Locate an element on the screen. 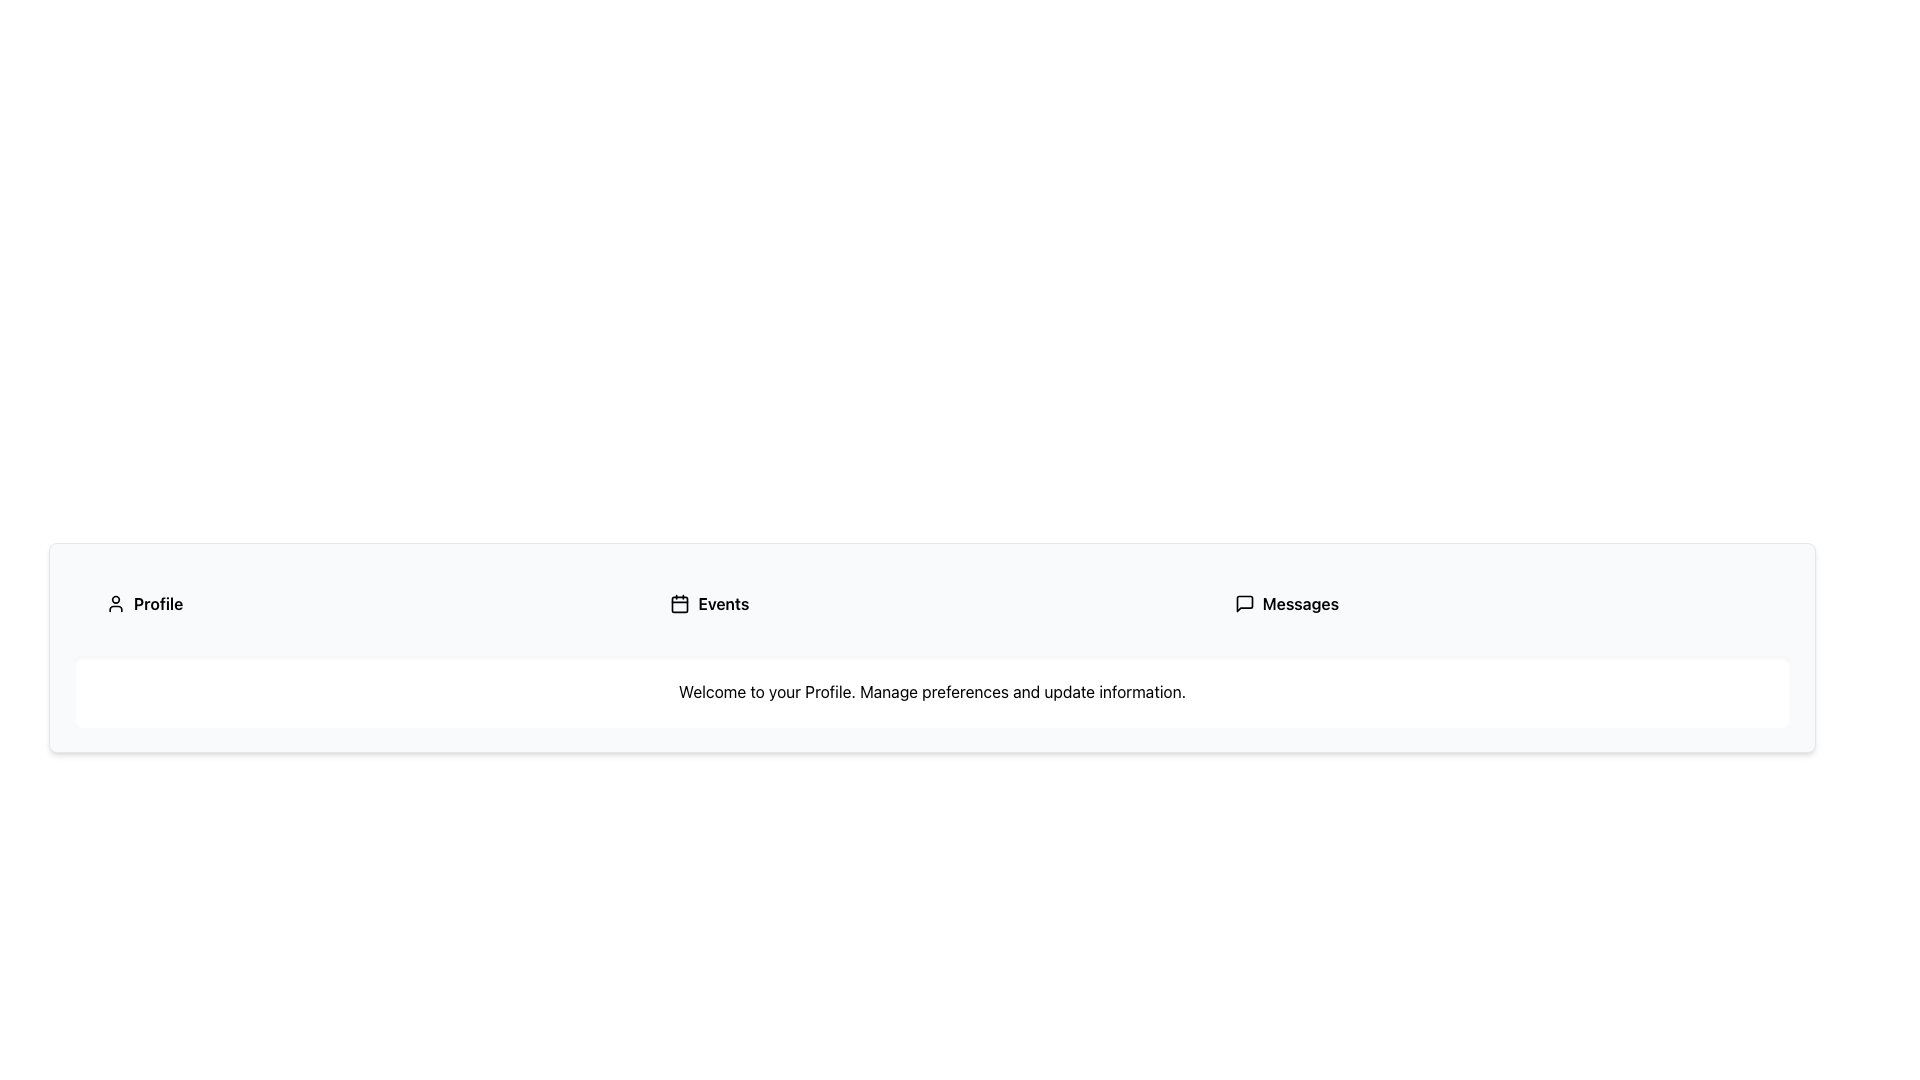 The image size is (1920, 1080). the 'Profile' text label, which is bold and styled with 'font-semibold' is located at coordinates (157, 603).